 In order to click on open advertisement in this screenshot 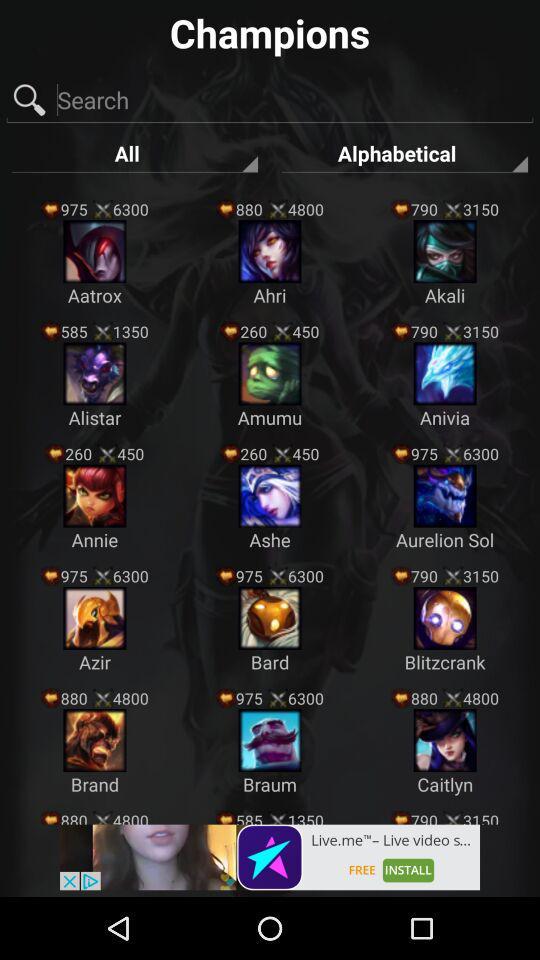, I will do `click(270, 856)`.